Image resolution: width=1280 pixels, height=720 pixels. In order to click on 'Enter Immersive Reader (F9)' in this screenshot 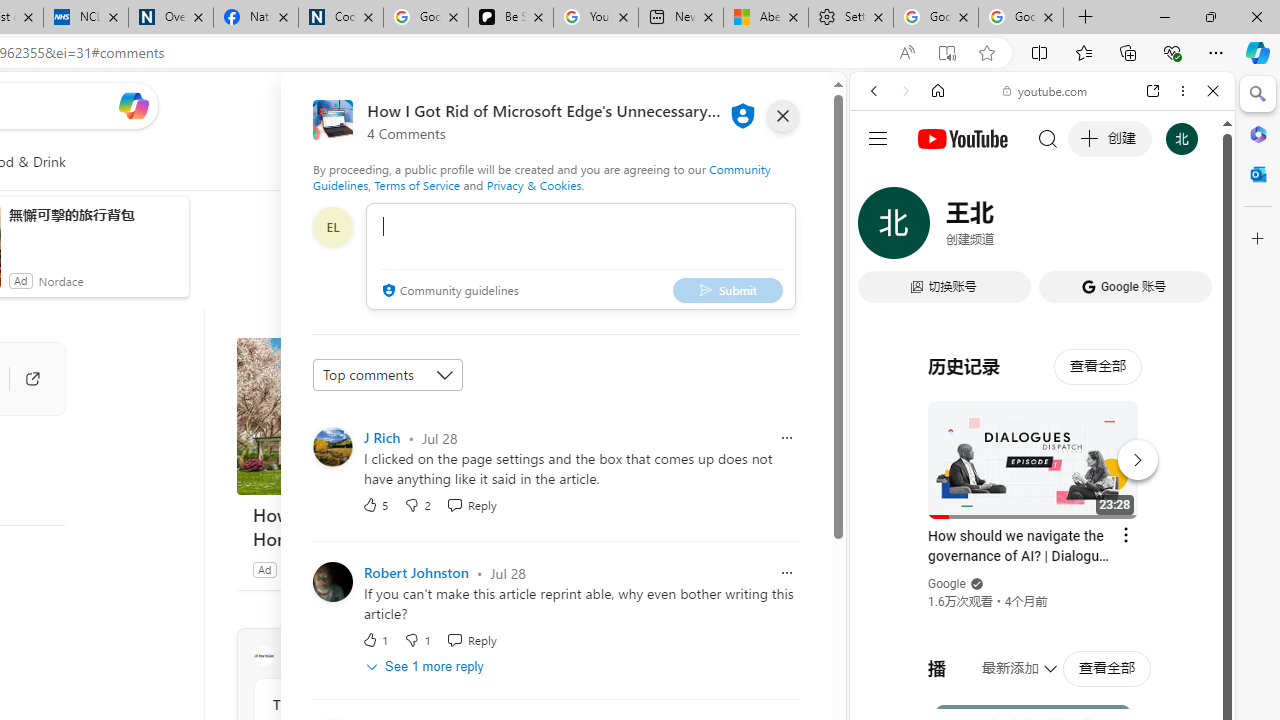, I will do `click(945, 52)`.